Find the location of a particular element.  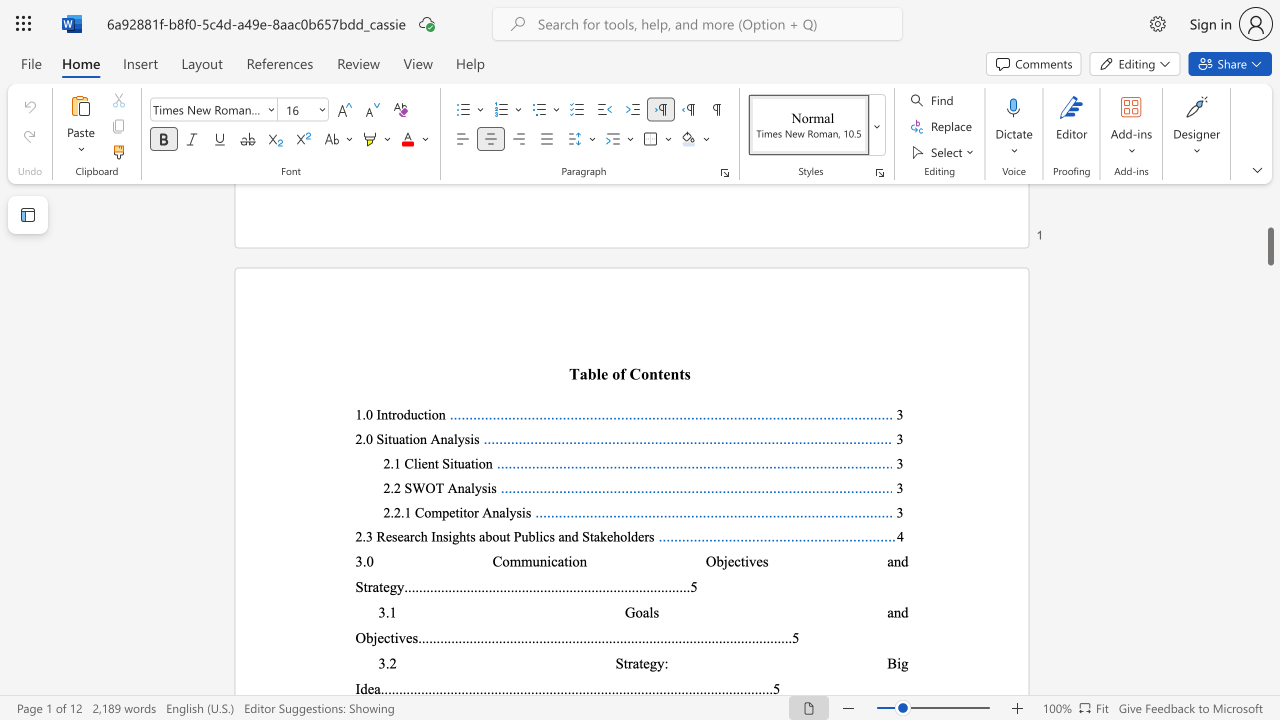

the subset text "nt Si" within the text "2.1 Client Situation" is located at coordinates (426, 463).